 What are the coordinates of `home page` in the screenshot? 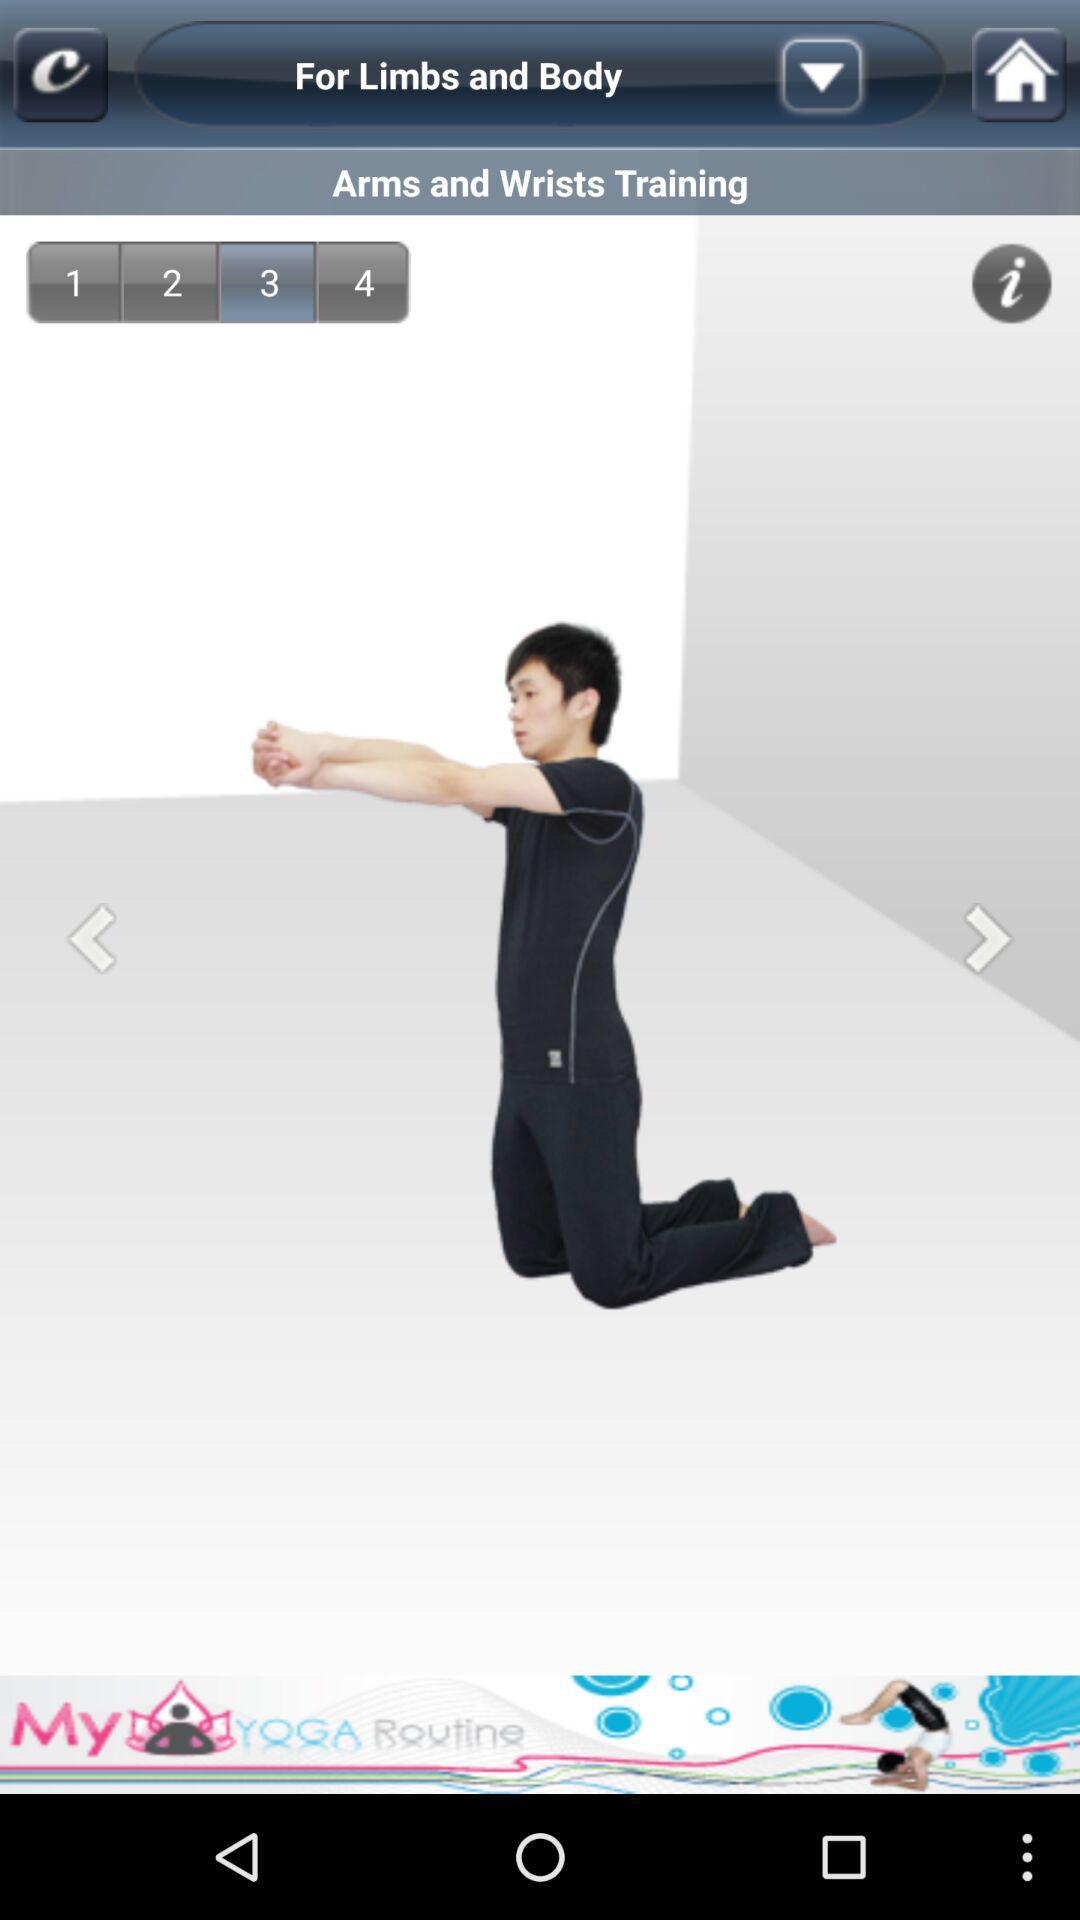 It's located at (1019, 75).